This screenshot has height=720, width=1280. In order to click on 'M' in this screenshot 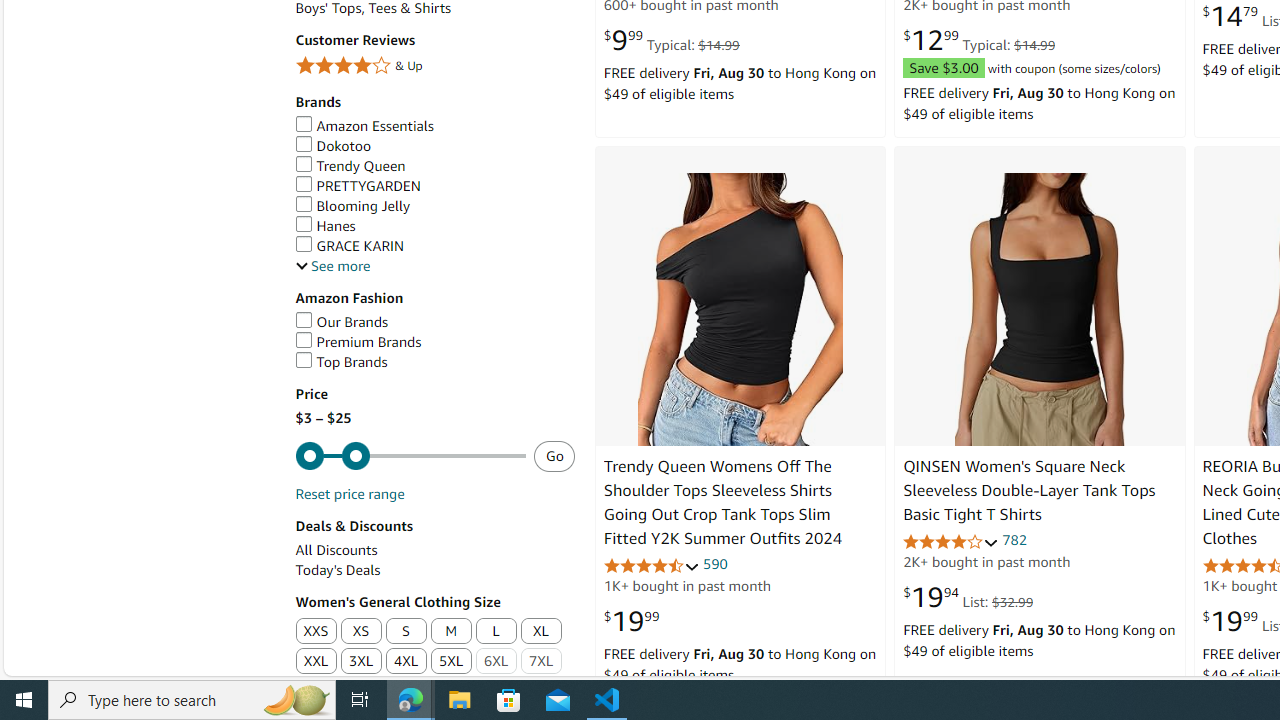, I will do `click(450, 631)`.